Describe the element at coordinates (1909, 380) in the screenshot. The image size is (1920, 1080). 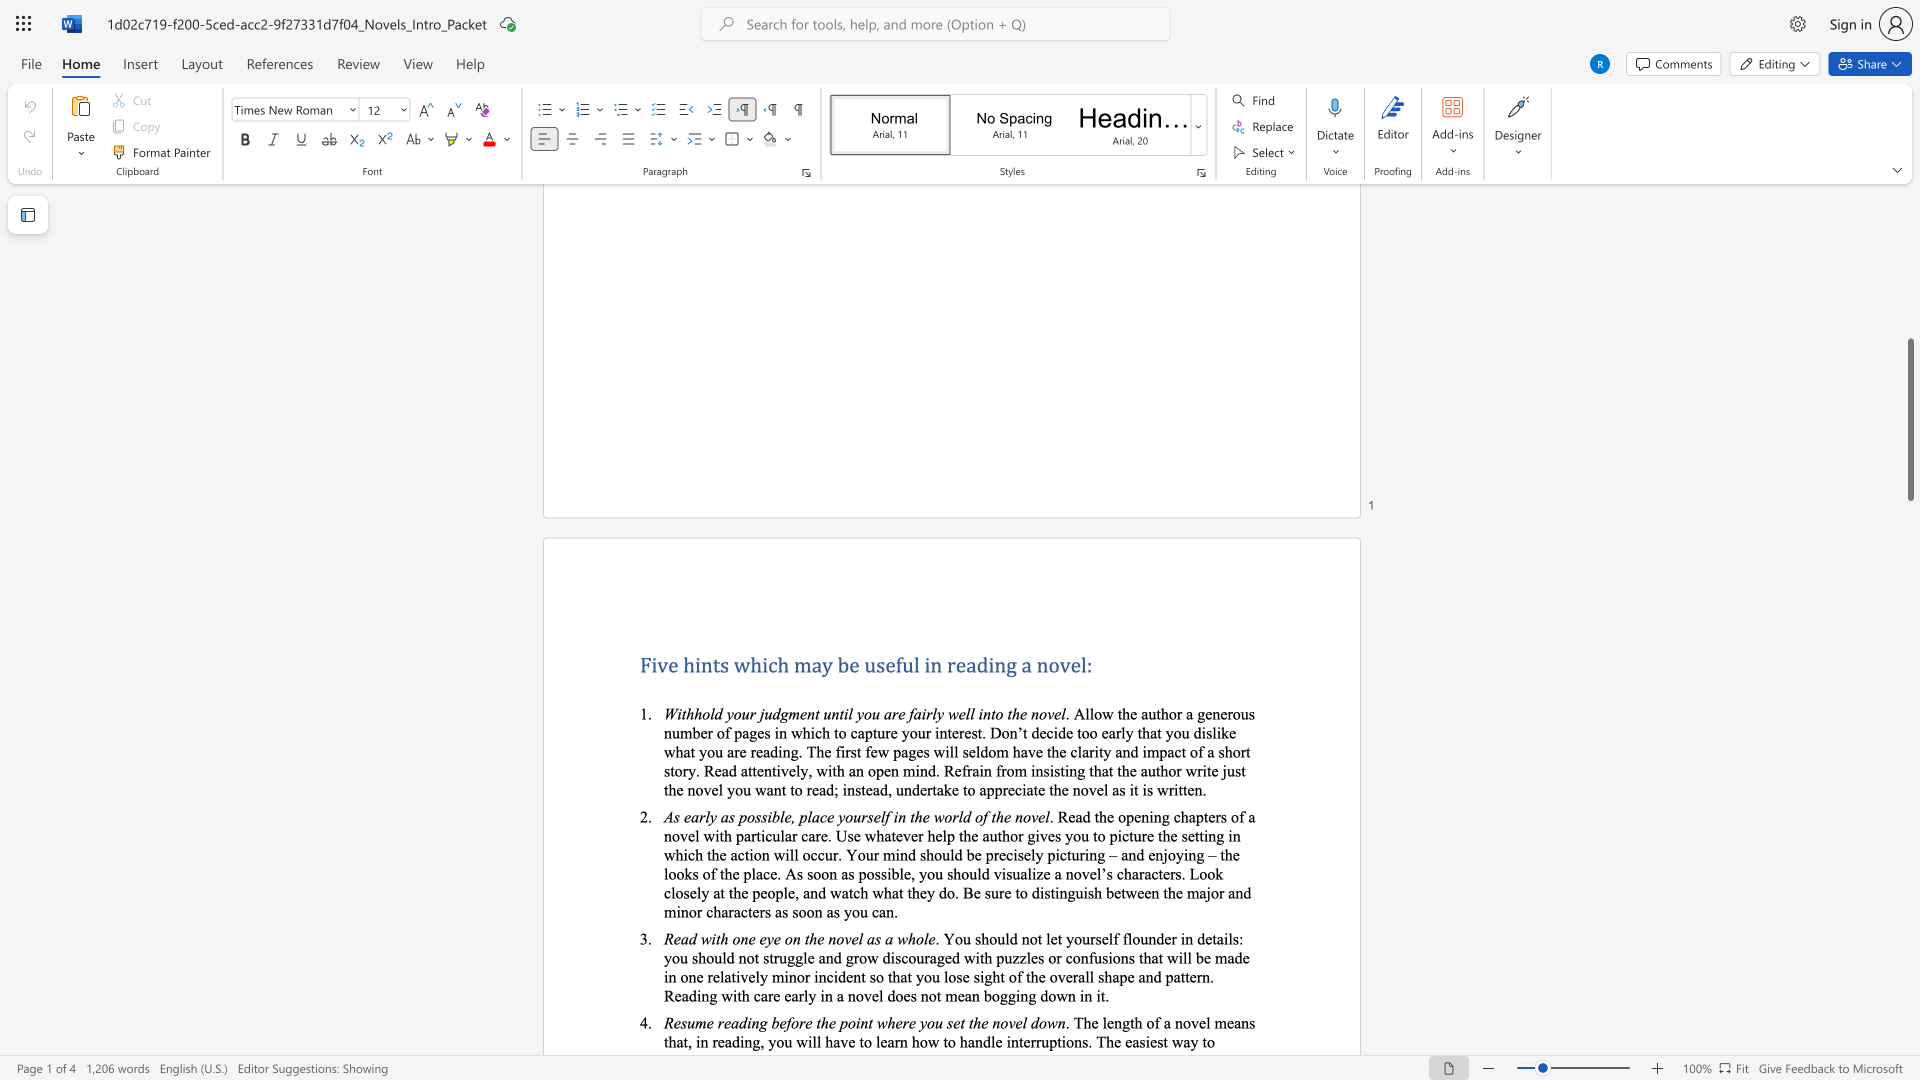
I see `the scrollbar to move the content higher` at that location.